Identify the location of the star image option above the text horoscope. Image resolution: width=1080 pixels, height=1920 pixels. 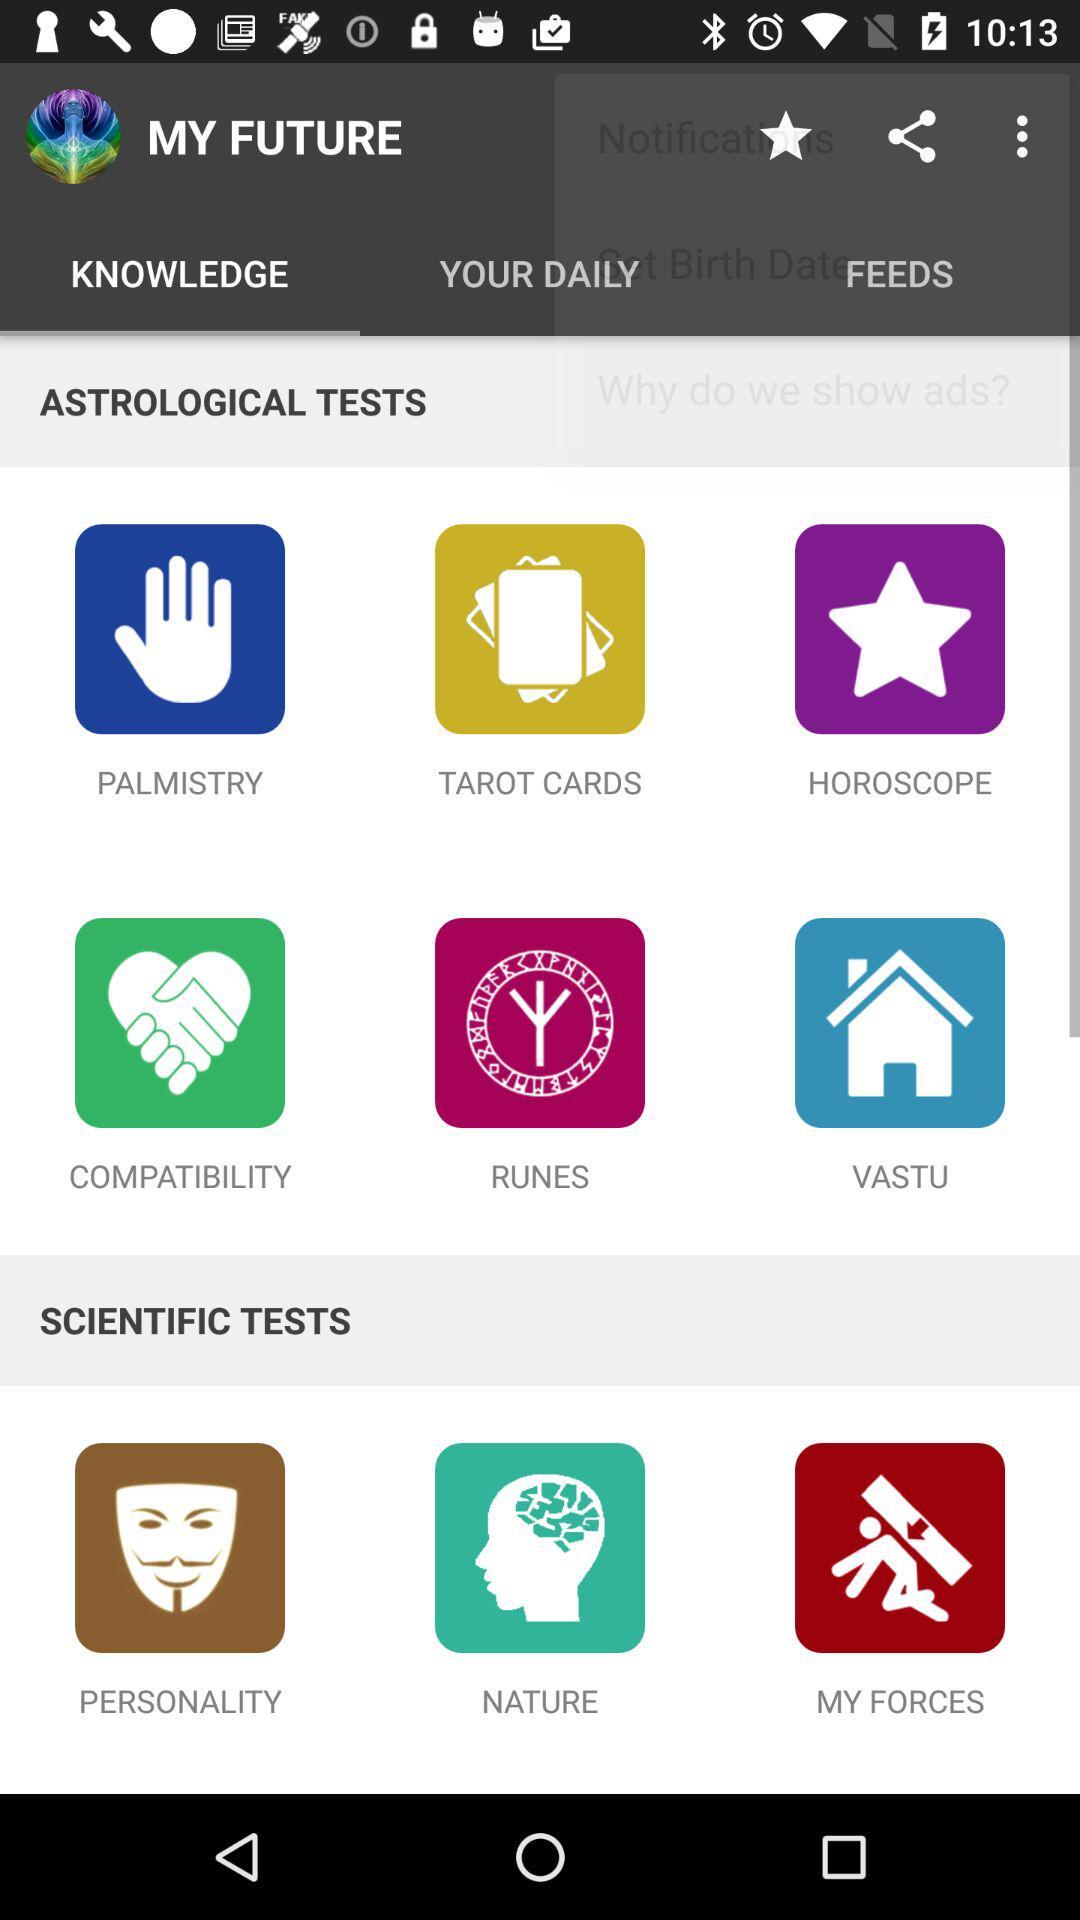
(898, 627).